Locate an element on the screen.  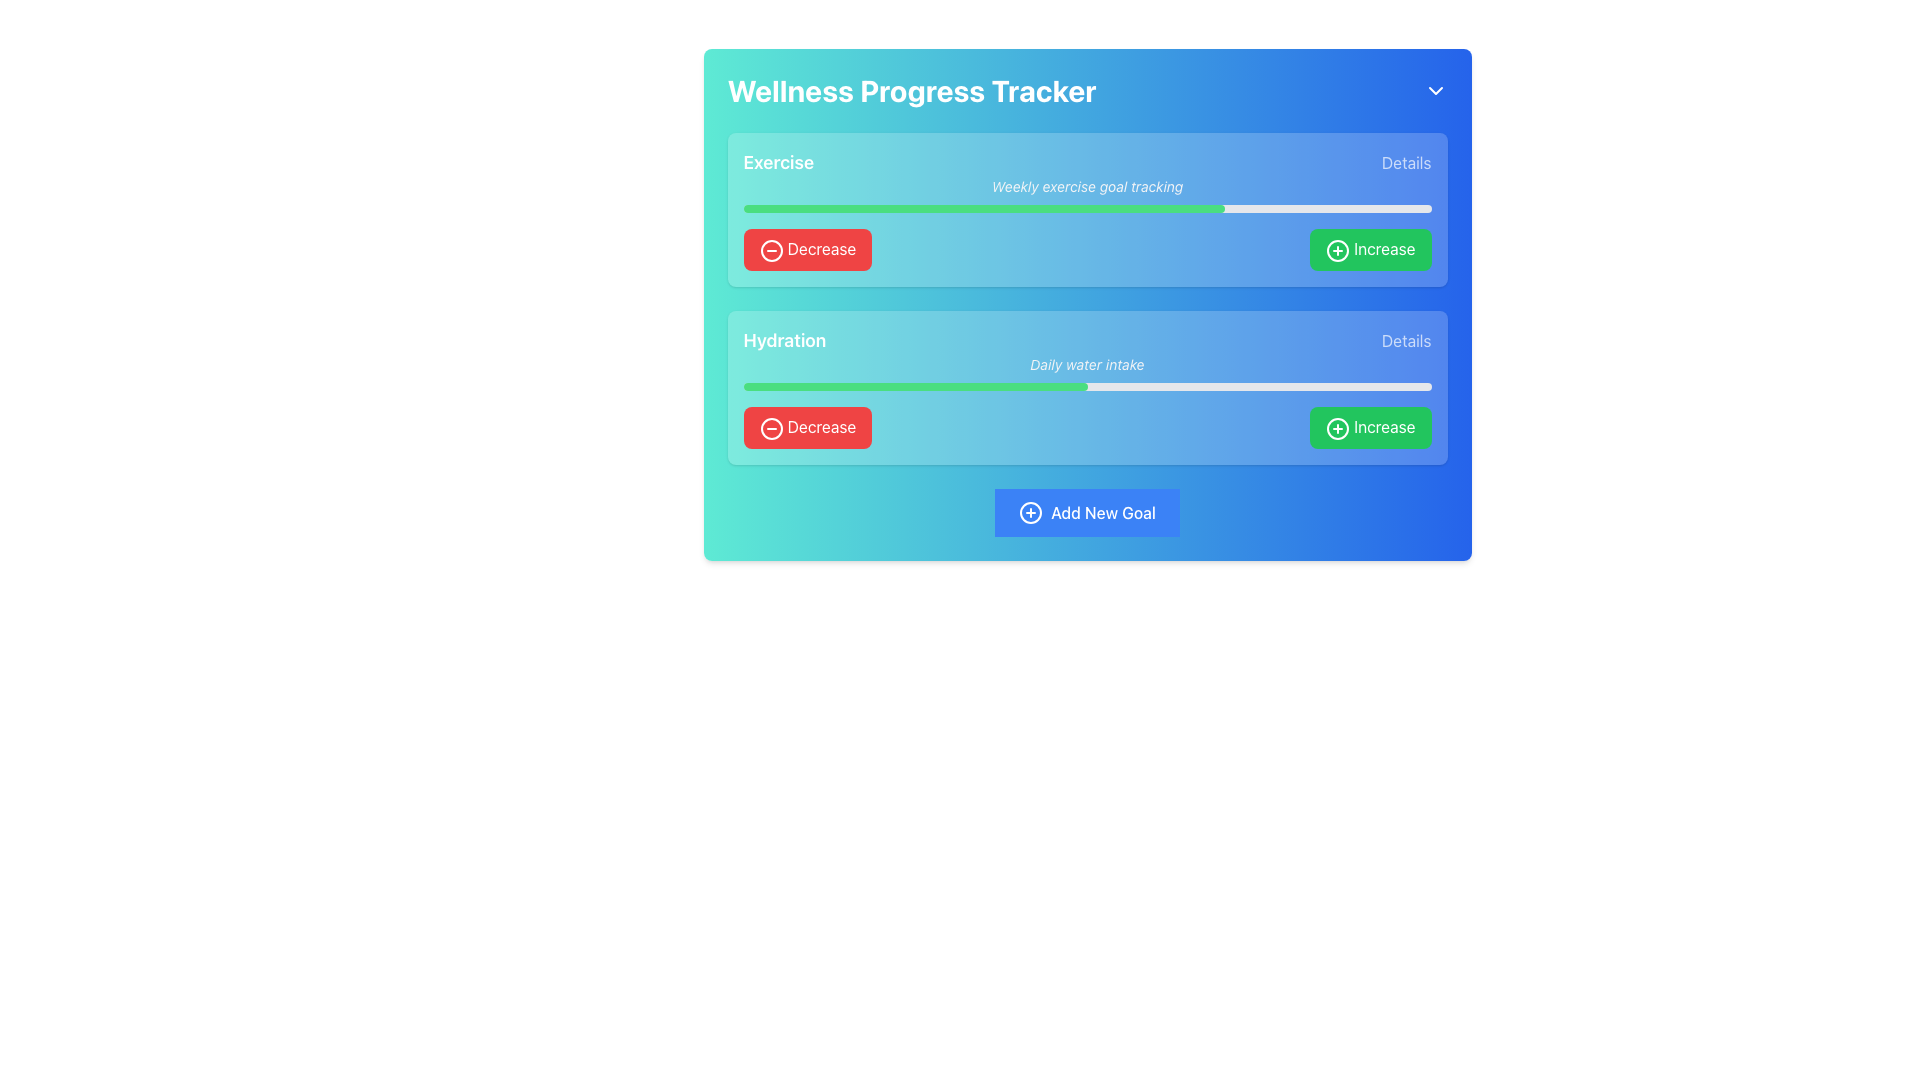
the Progress Bar in the Wellness Progress Tracker interface is located at coordinates (1086, 208).